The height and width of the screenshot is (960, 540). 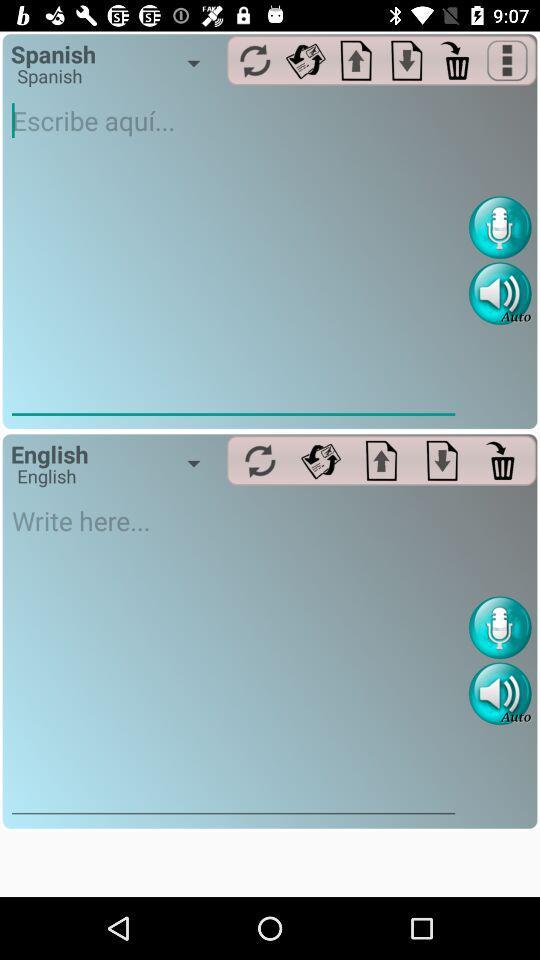 What do you see at coordinates (457, 59) in the screenshot?
I see `the delete icon` at bounding box center [457, 59].